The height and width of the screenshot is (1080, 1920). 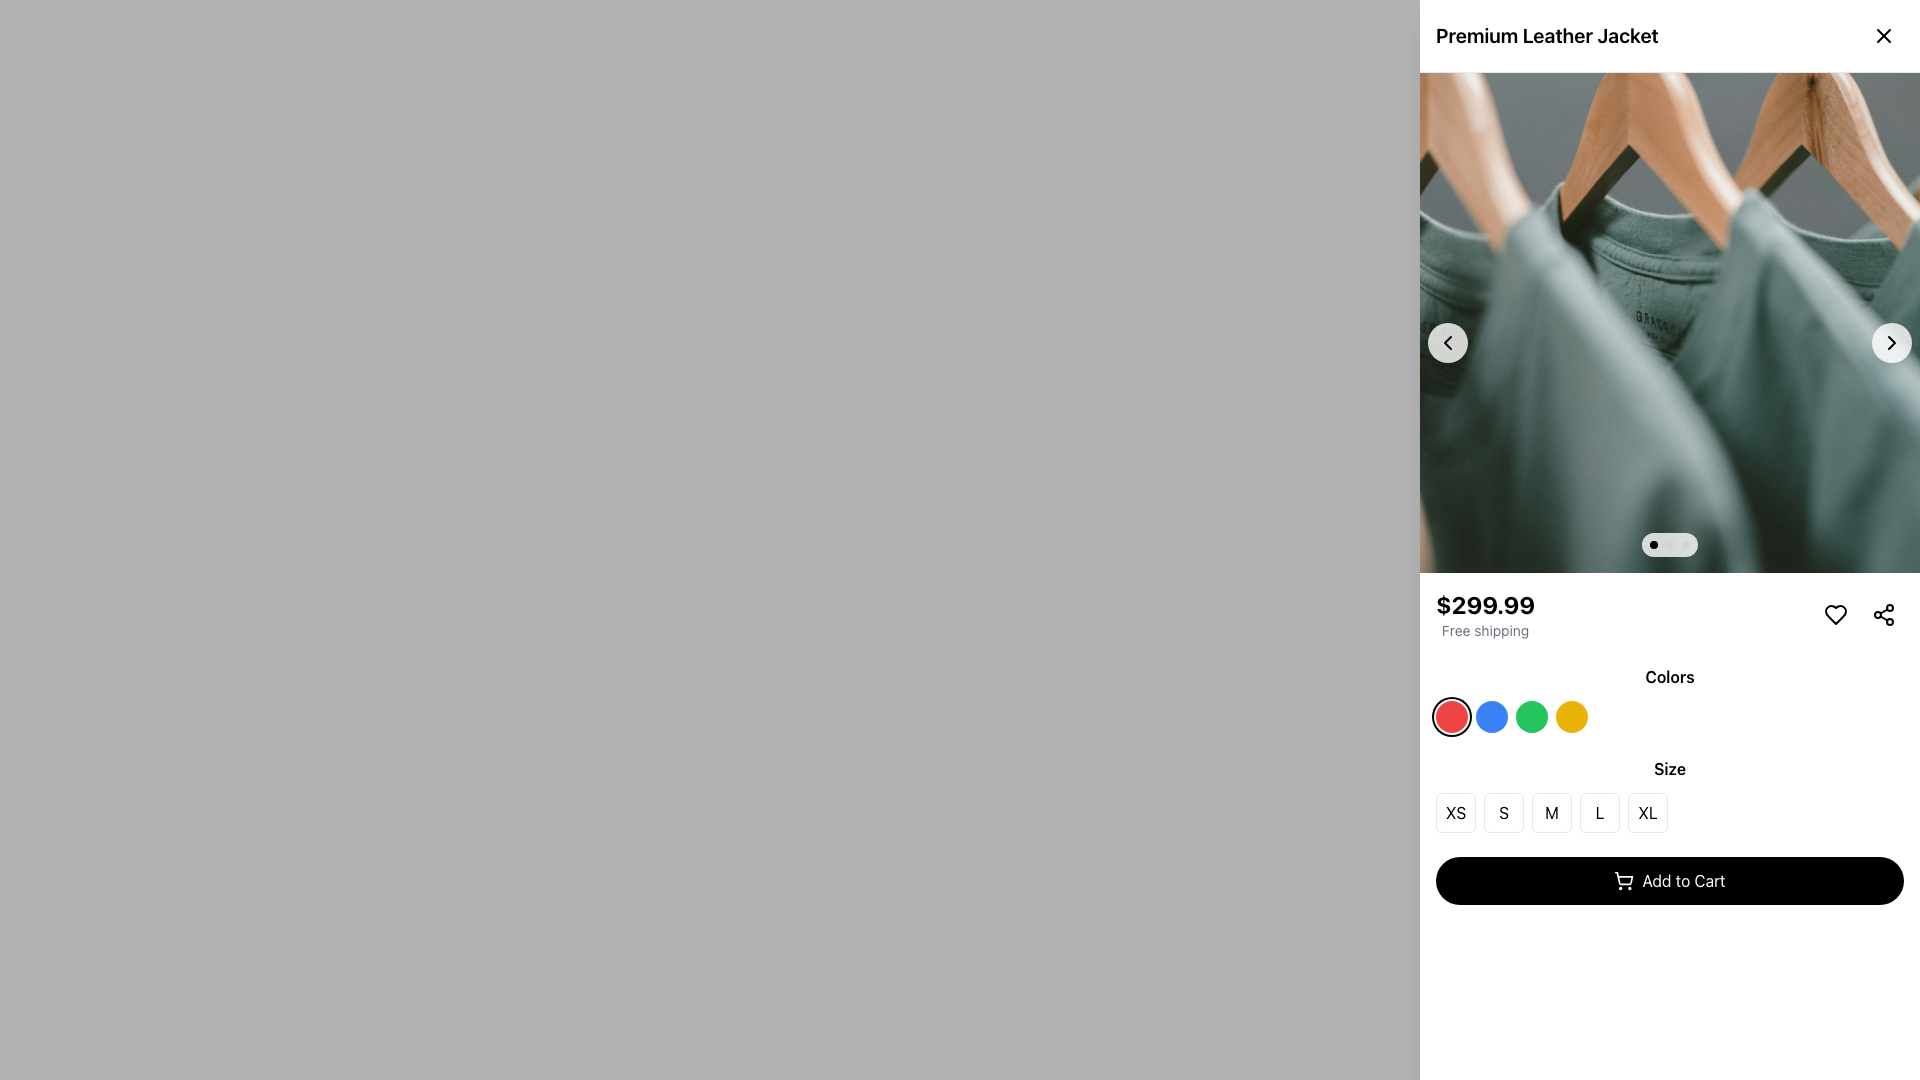 I want to click on the circular button with a white background and a left-pointing black arrow for keyboard interaction, so click(x=1448, y=342).